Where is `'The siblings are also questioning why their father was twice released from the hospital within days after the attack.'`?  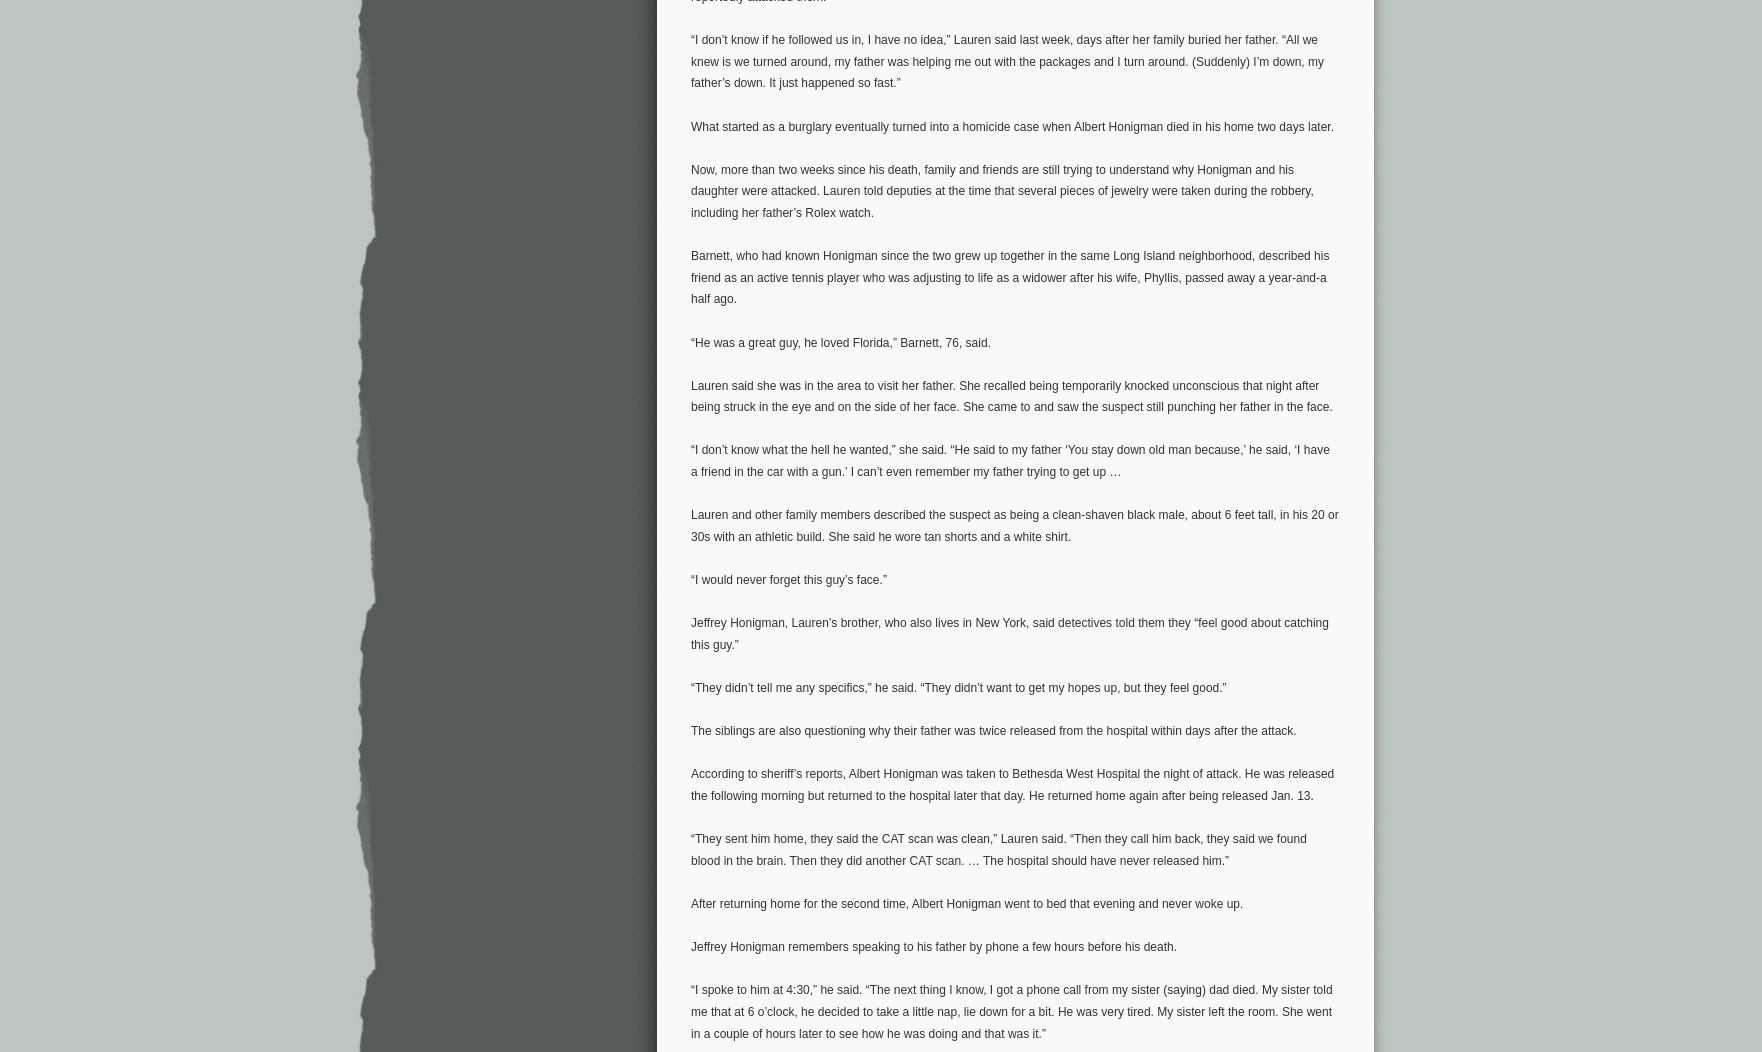
'The siblings are also questioning why their father was twice released from the hospital within days after the attack.' is located at coordinates (993, 731).